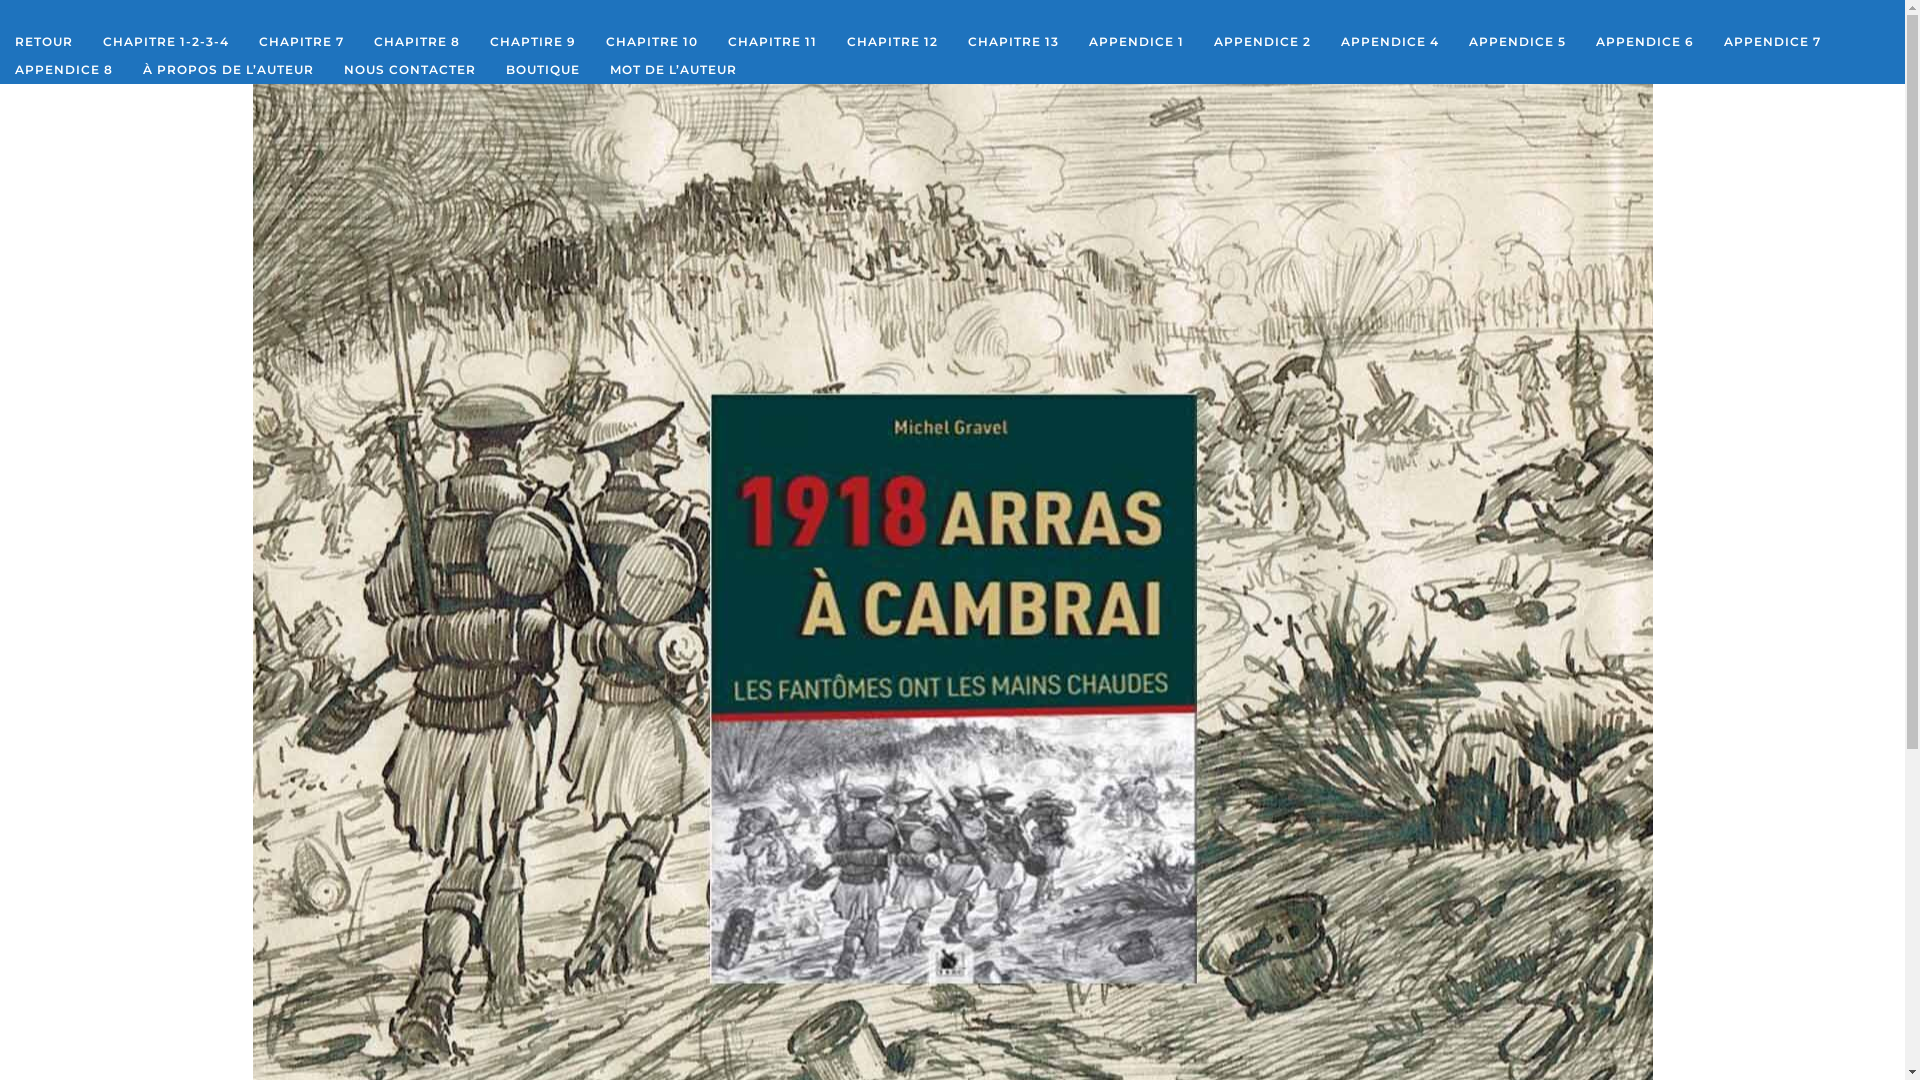  I want to click on 'CHAPITRE 7', so click(300, 42).